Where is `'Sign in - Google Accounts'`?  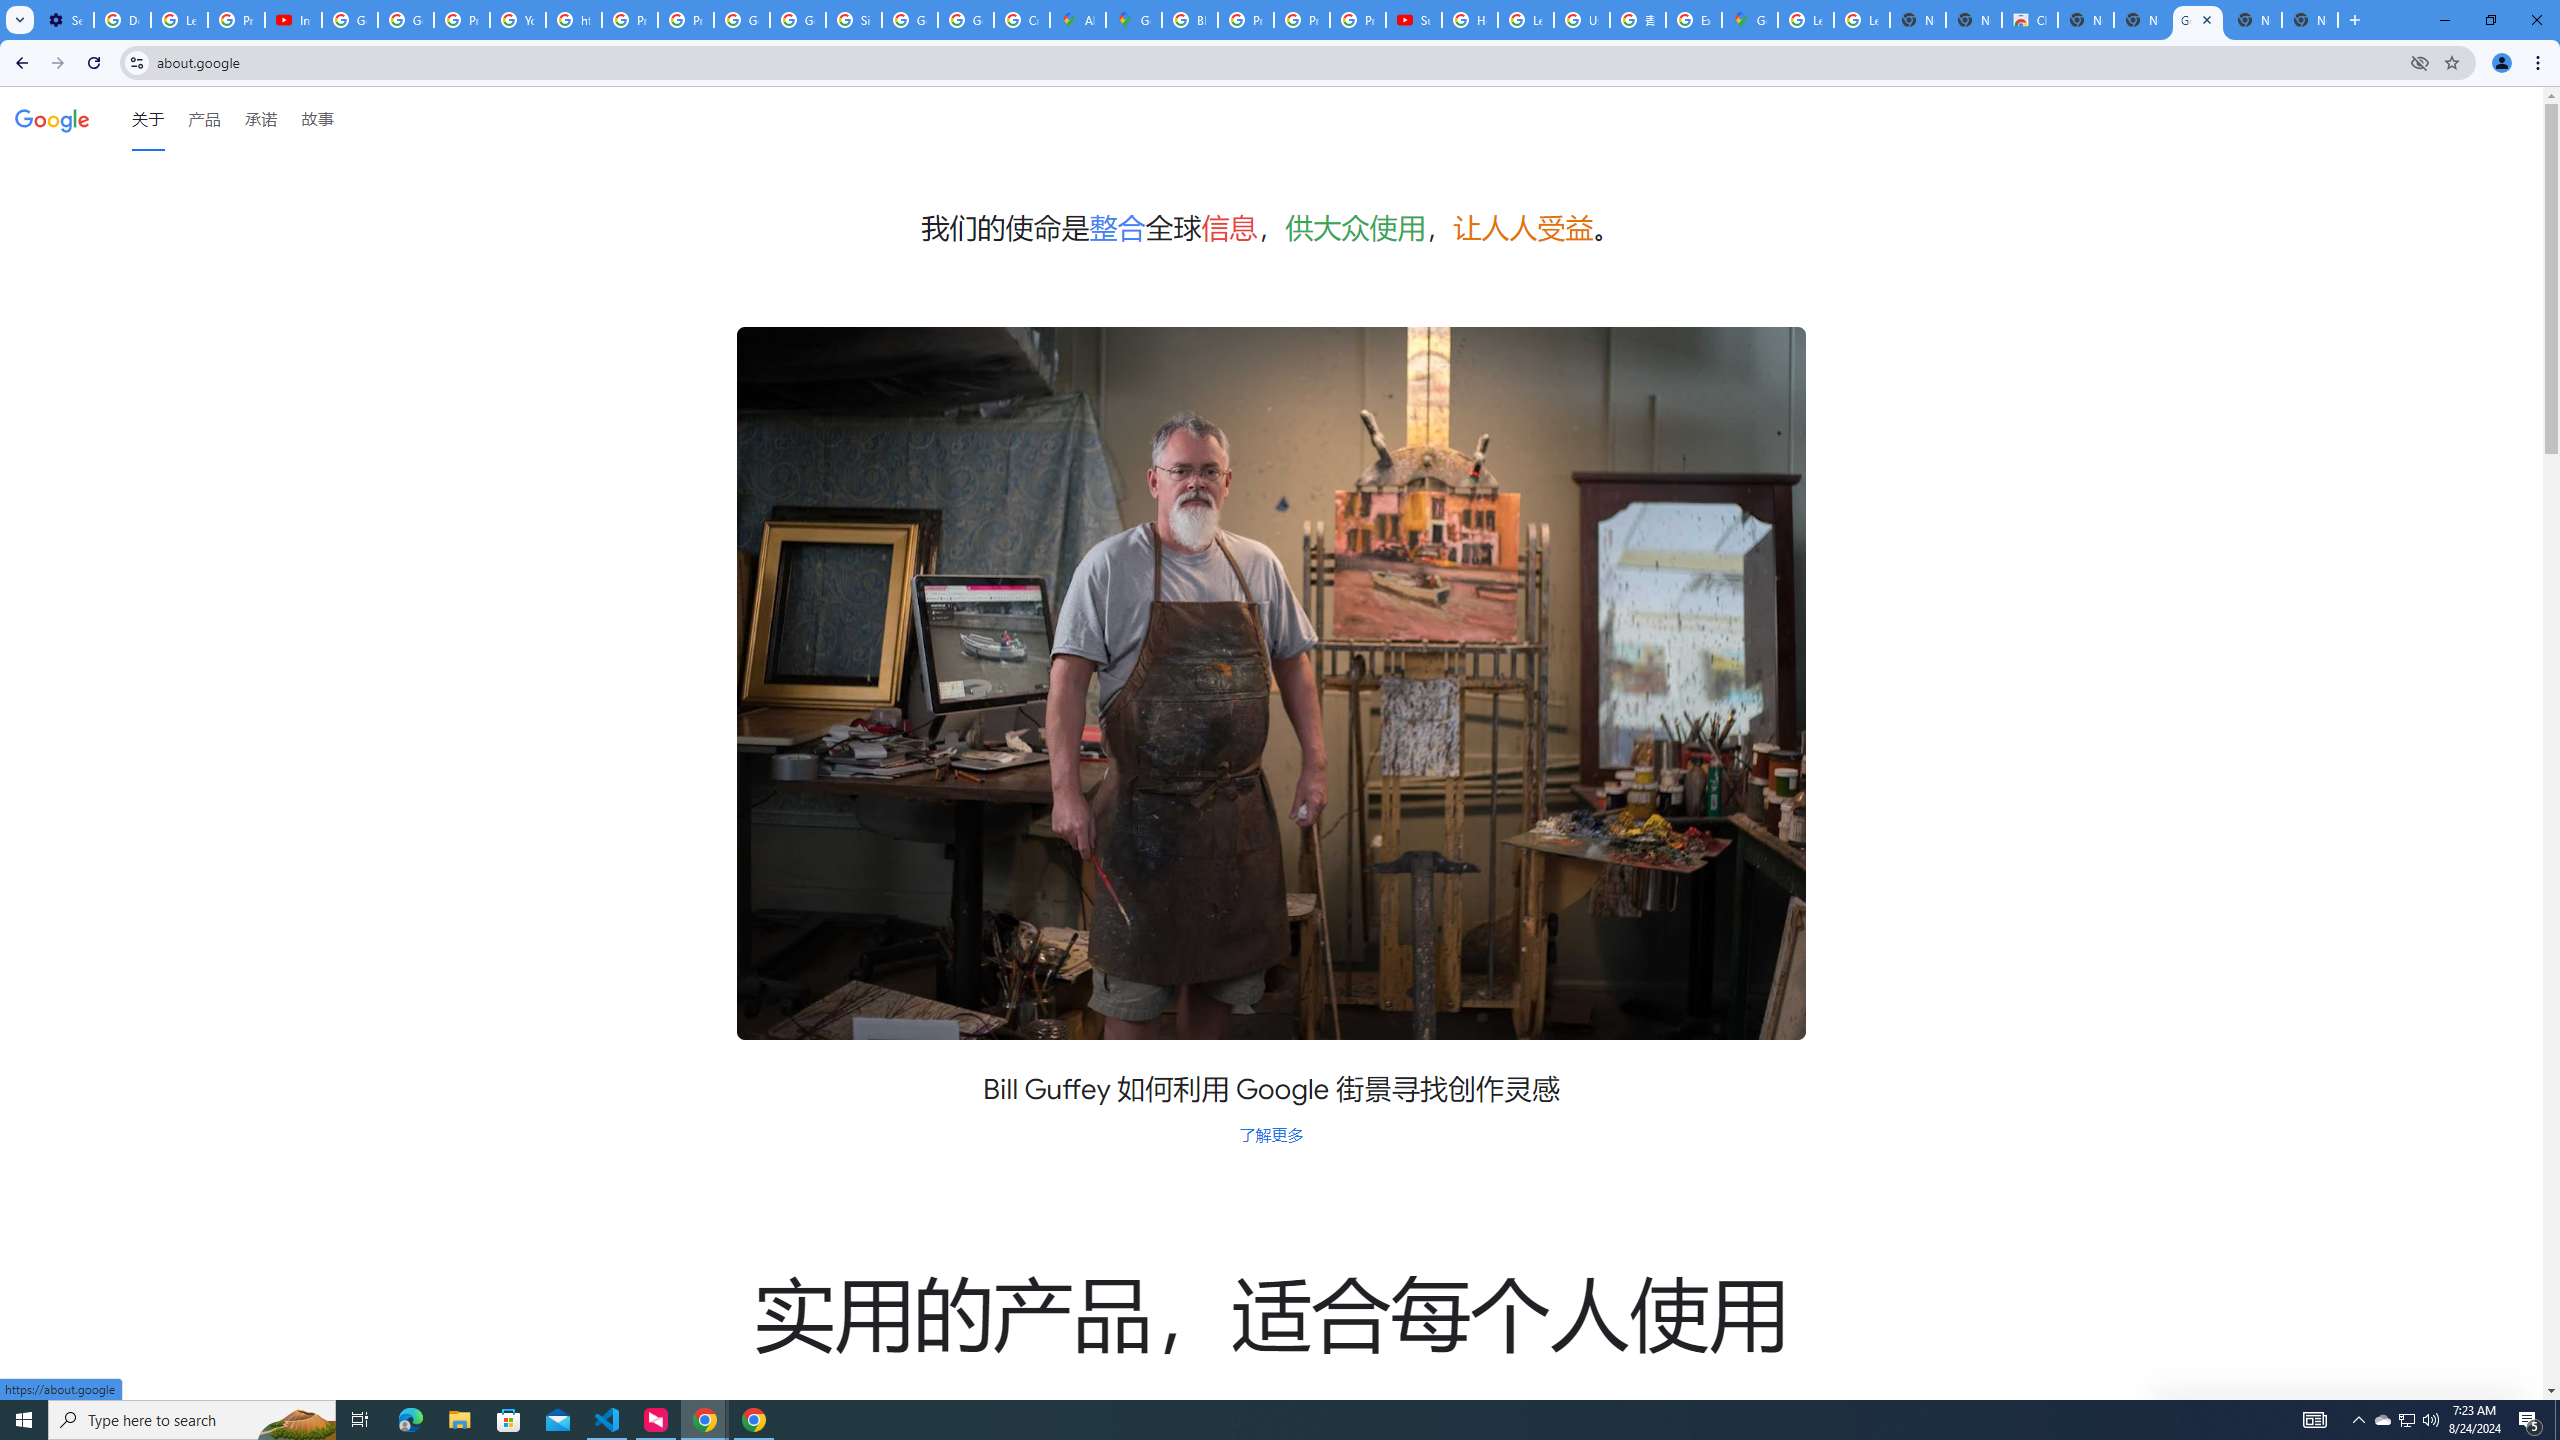 'Sign in - Google Accounts' is located at coordinates (852, 19).